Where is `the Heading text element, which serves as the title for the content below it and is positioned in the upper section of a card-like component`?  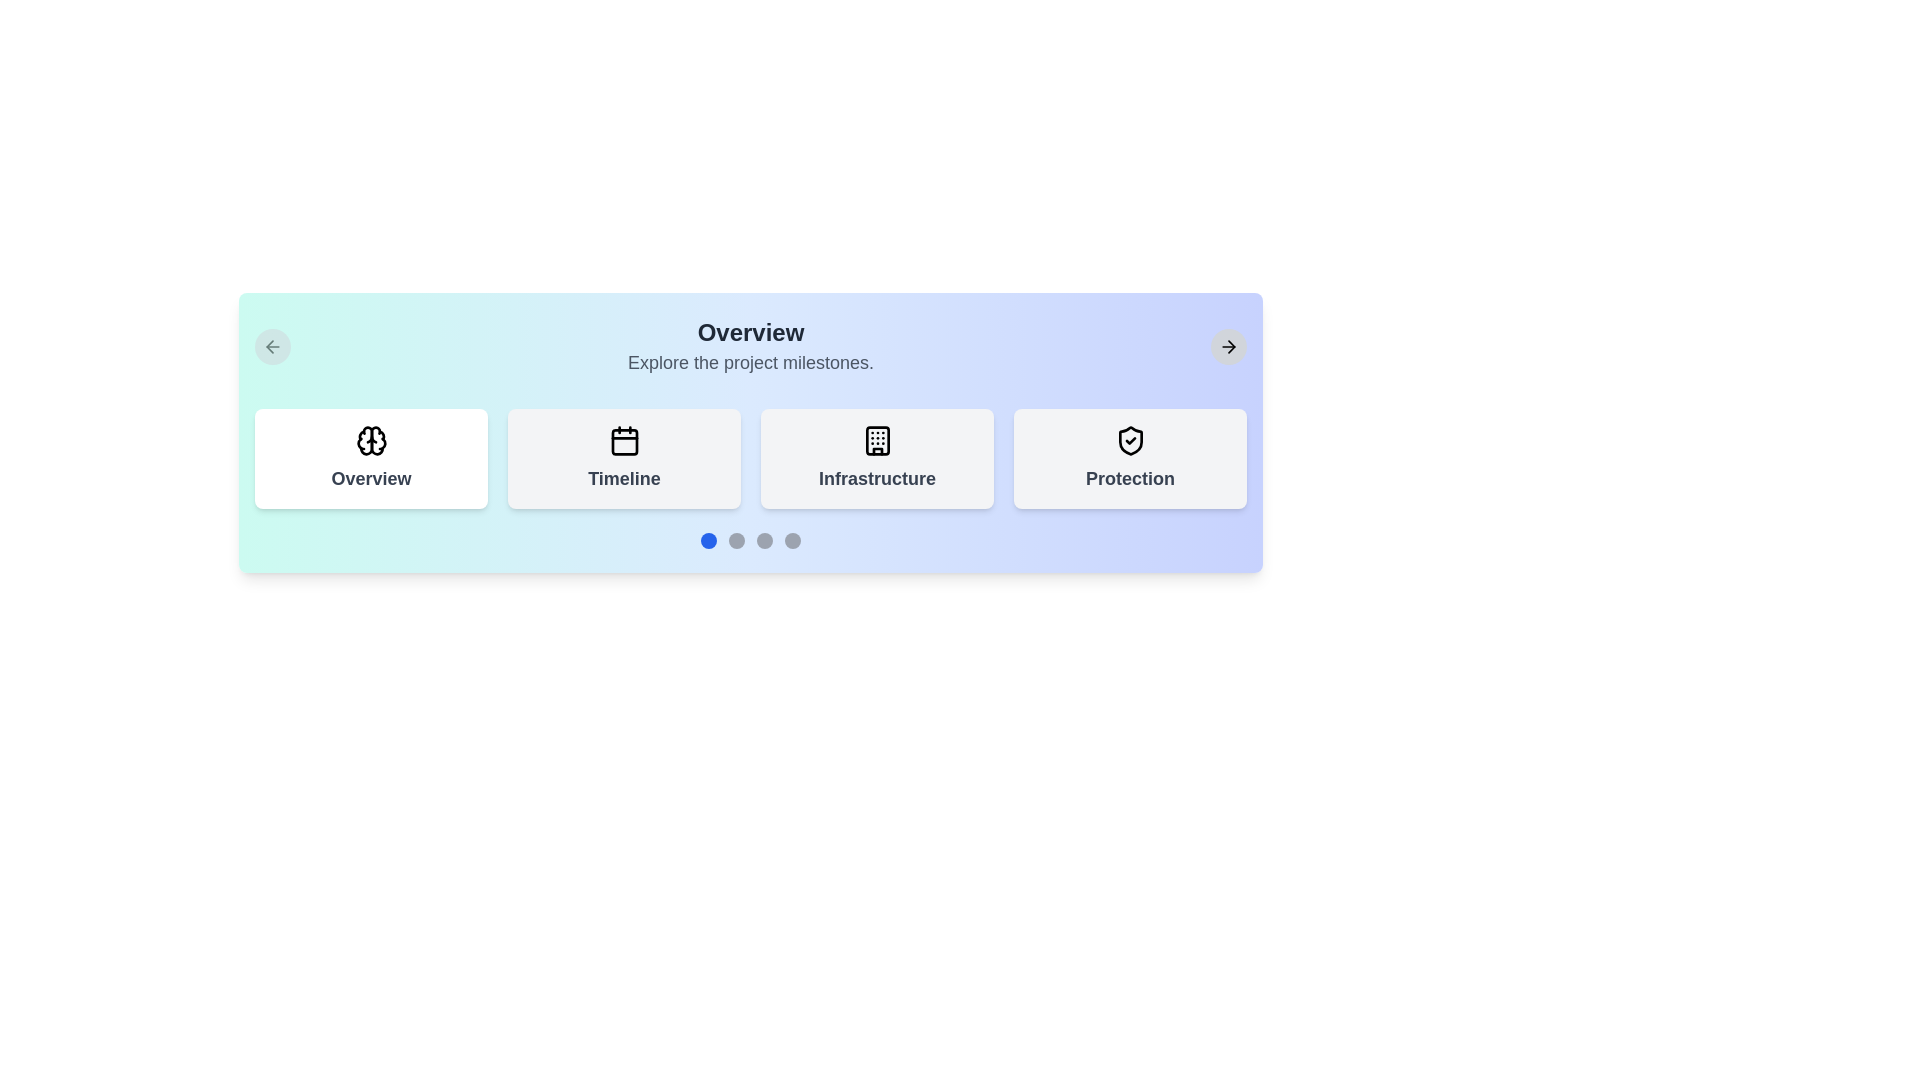
the Heading text element, which serves as the title for the content below it and is positioned in the upper section of a card-like component is located at coordinates (749, 331).